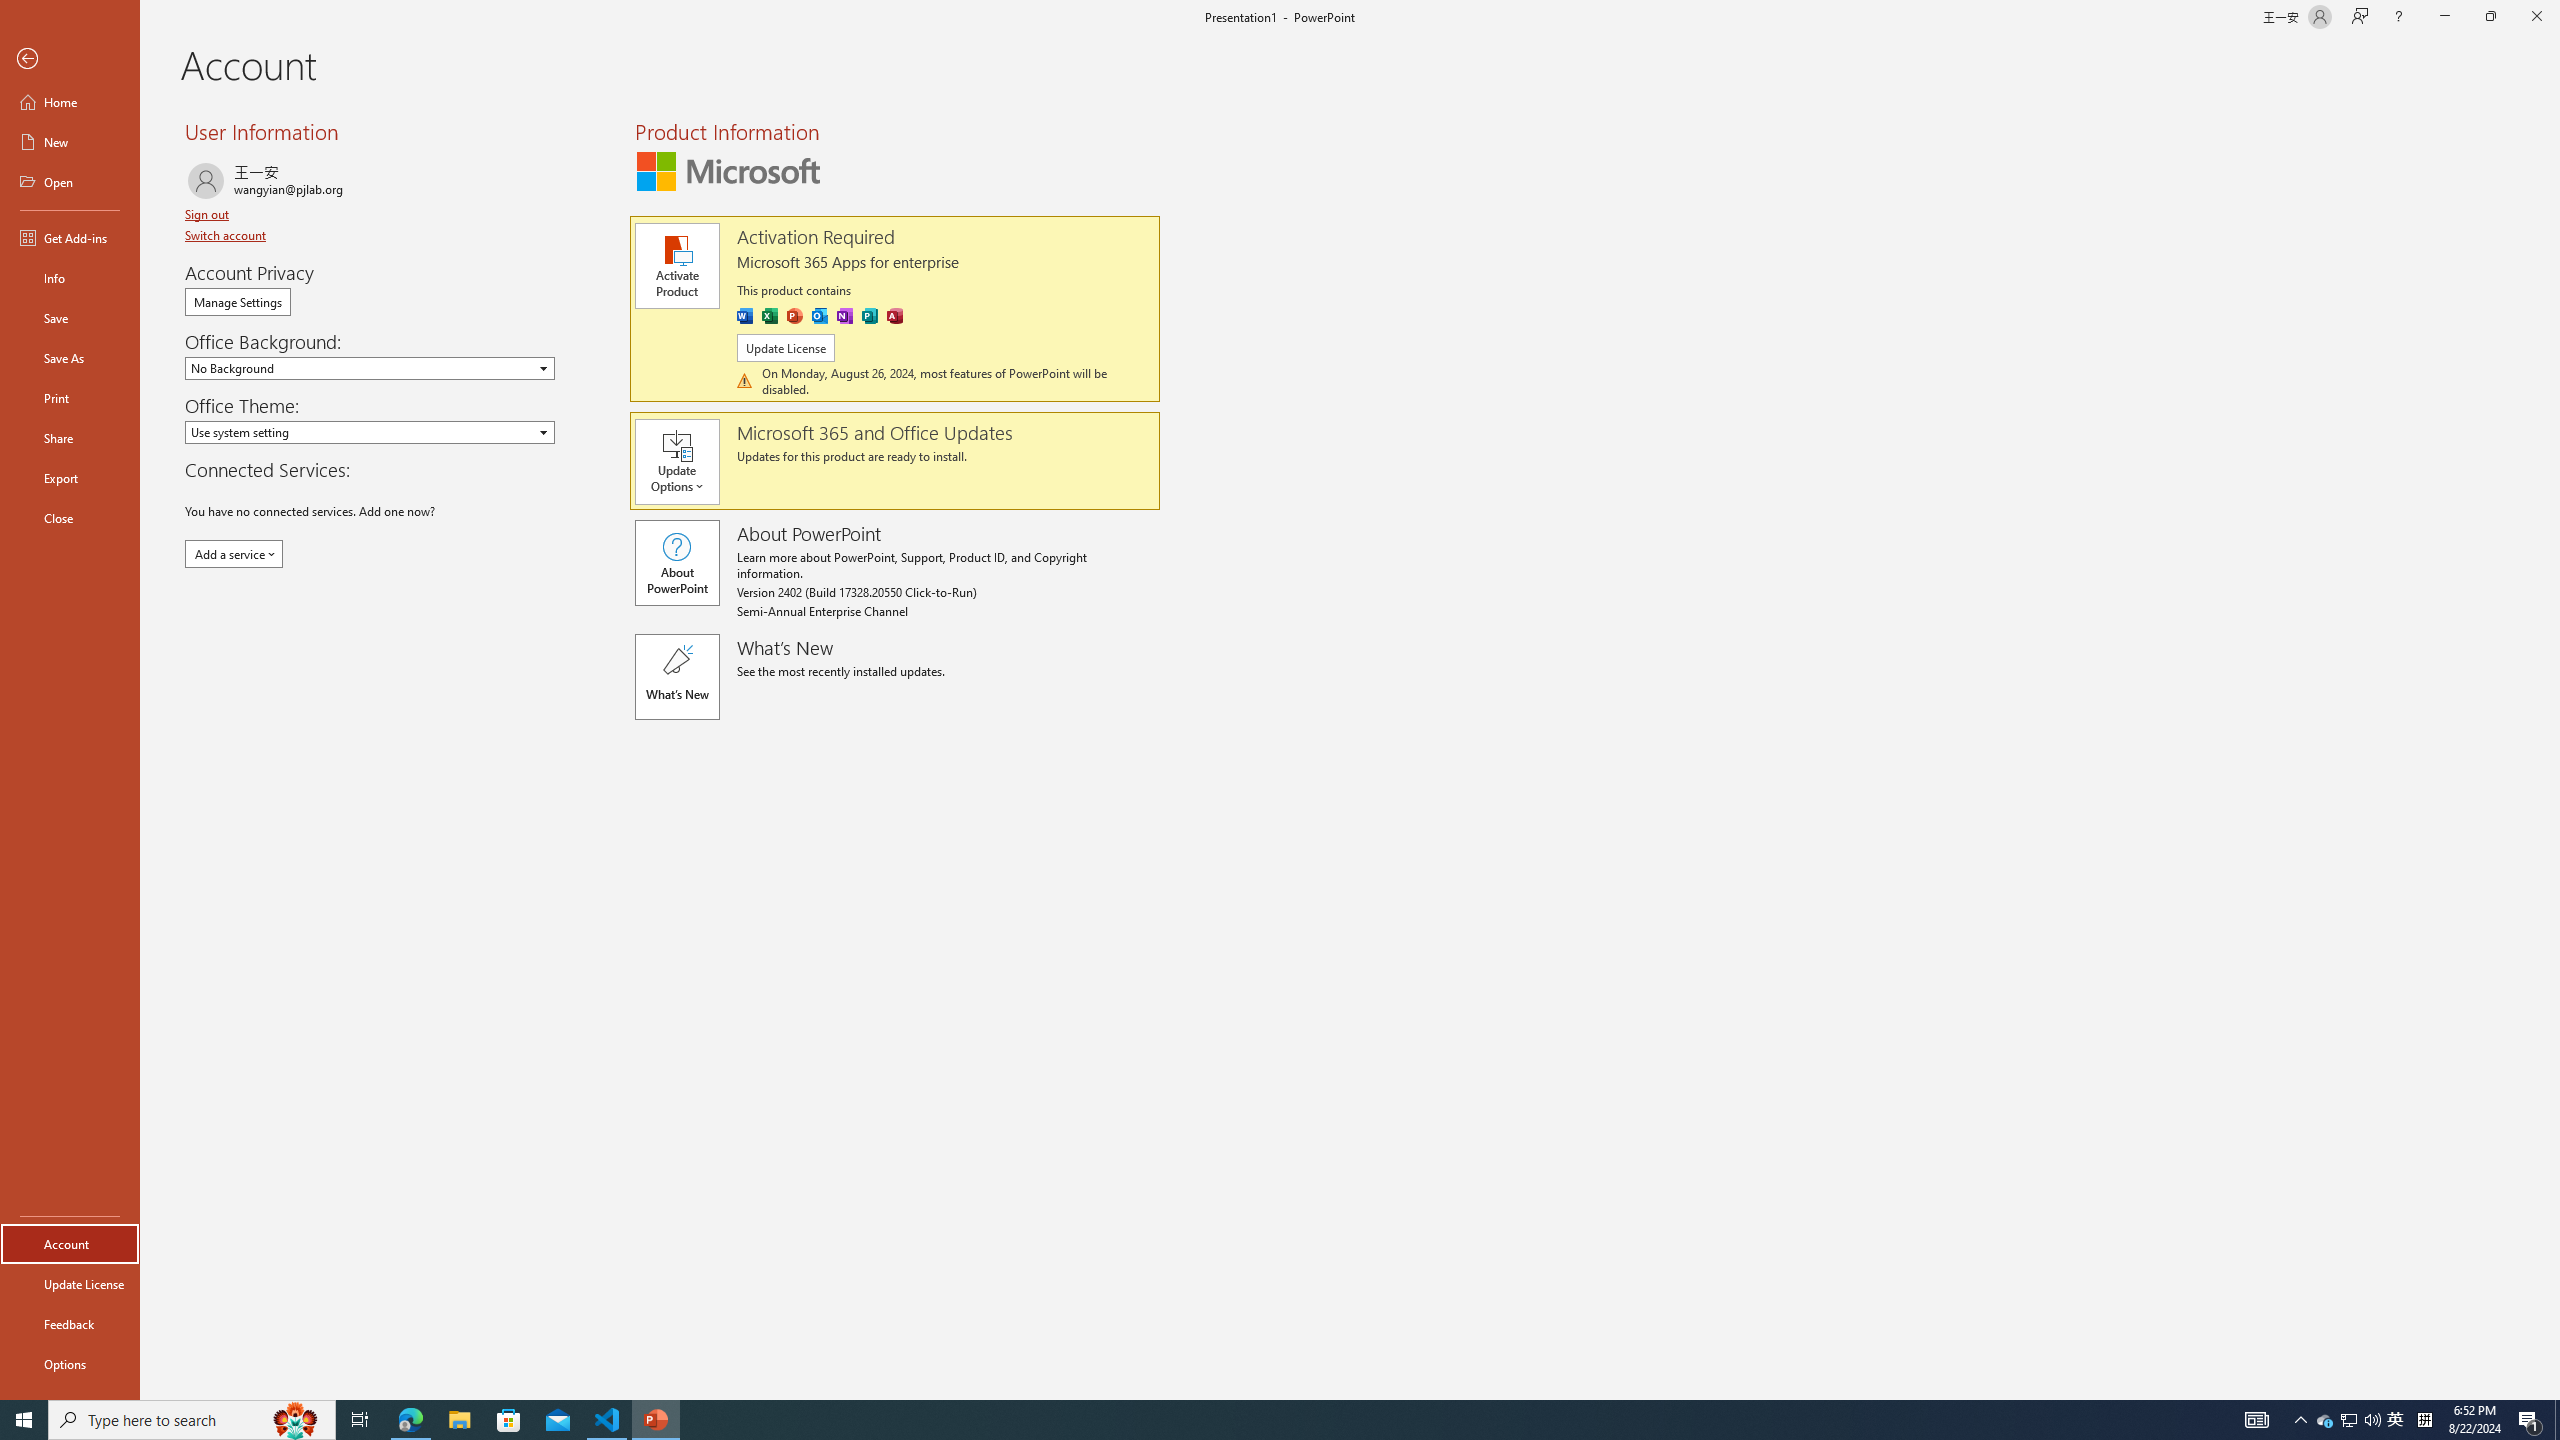 The image size is (2560, 1440). Describe the element at coordinates (69, 478) in the screenshot. I see `'Export'` at that location.